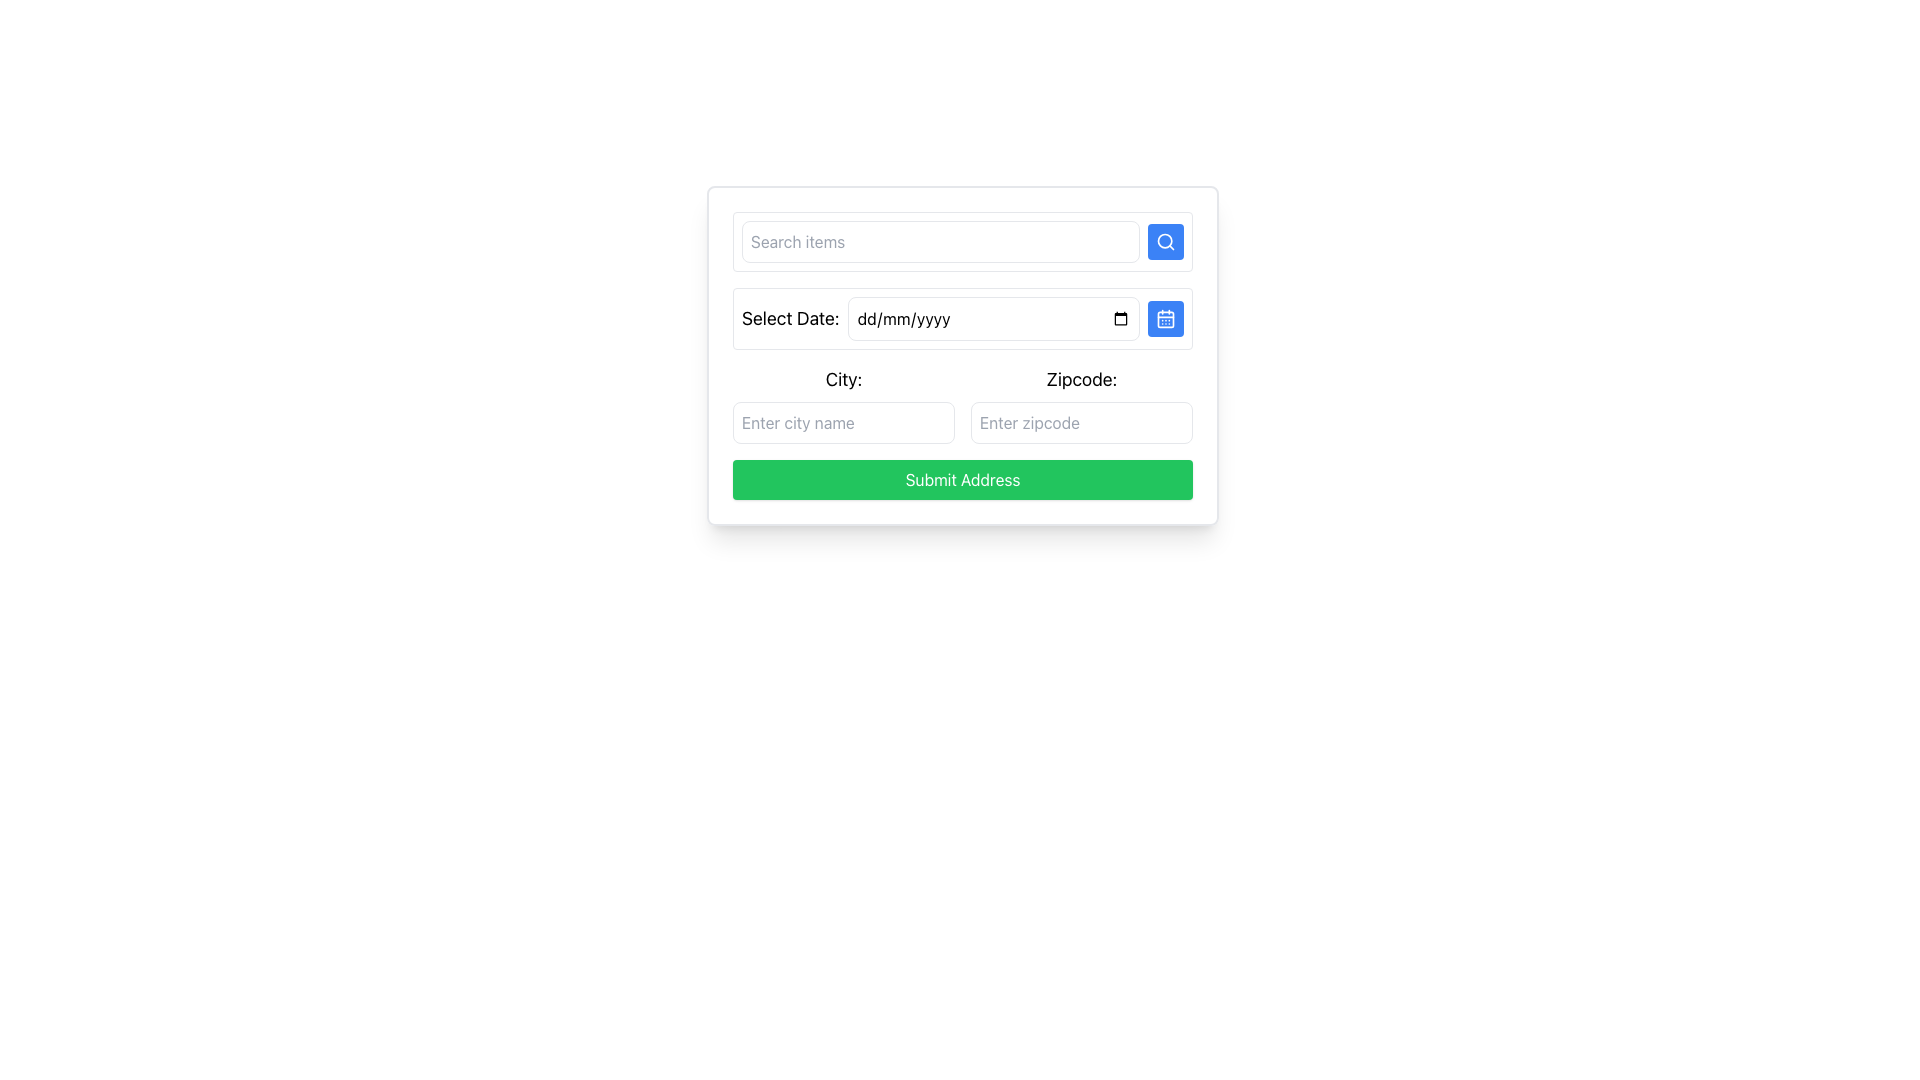 This screenshot has width=1920, height=1080. I want to click on the label displaying the text 'City:' which is positioned above the input field for city name in the user input form, so click(844, 380).